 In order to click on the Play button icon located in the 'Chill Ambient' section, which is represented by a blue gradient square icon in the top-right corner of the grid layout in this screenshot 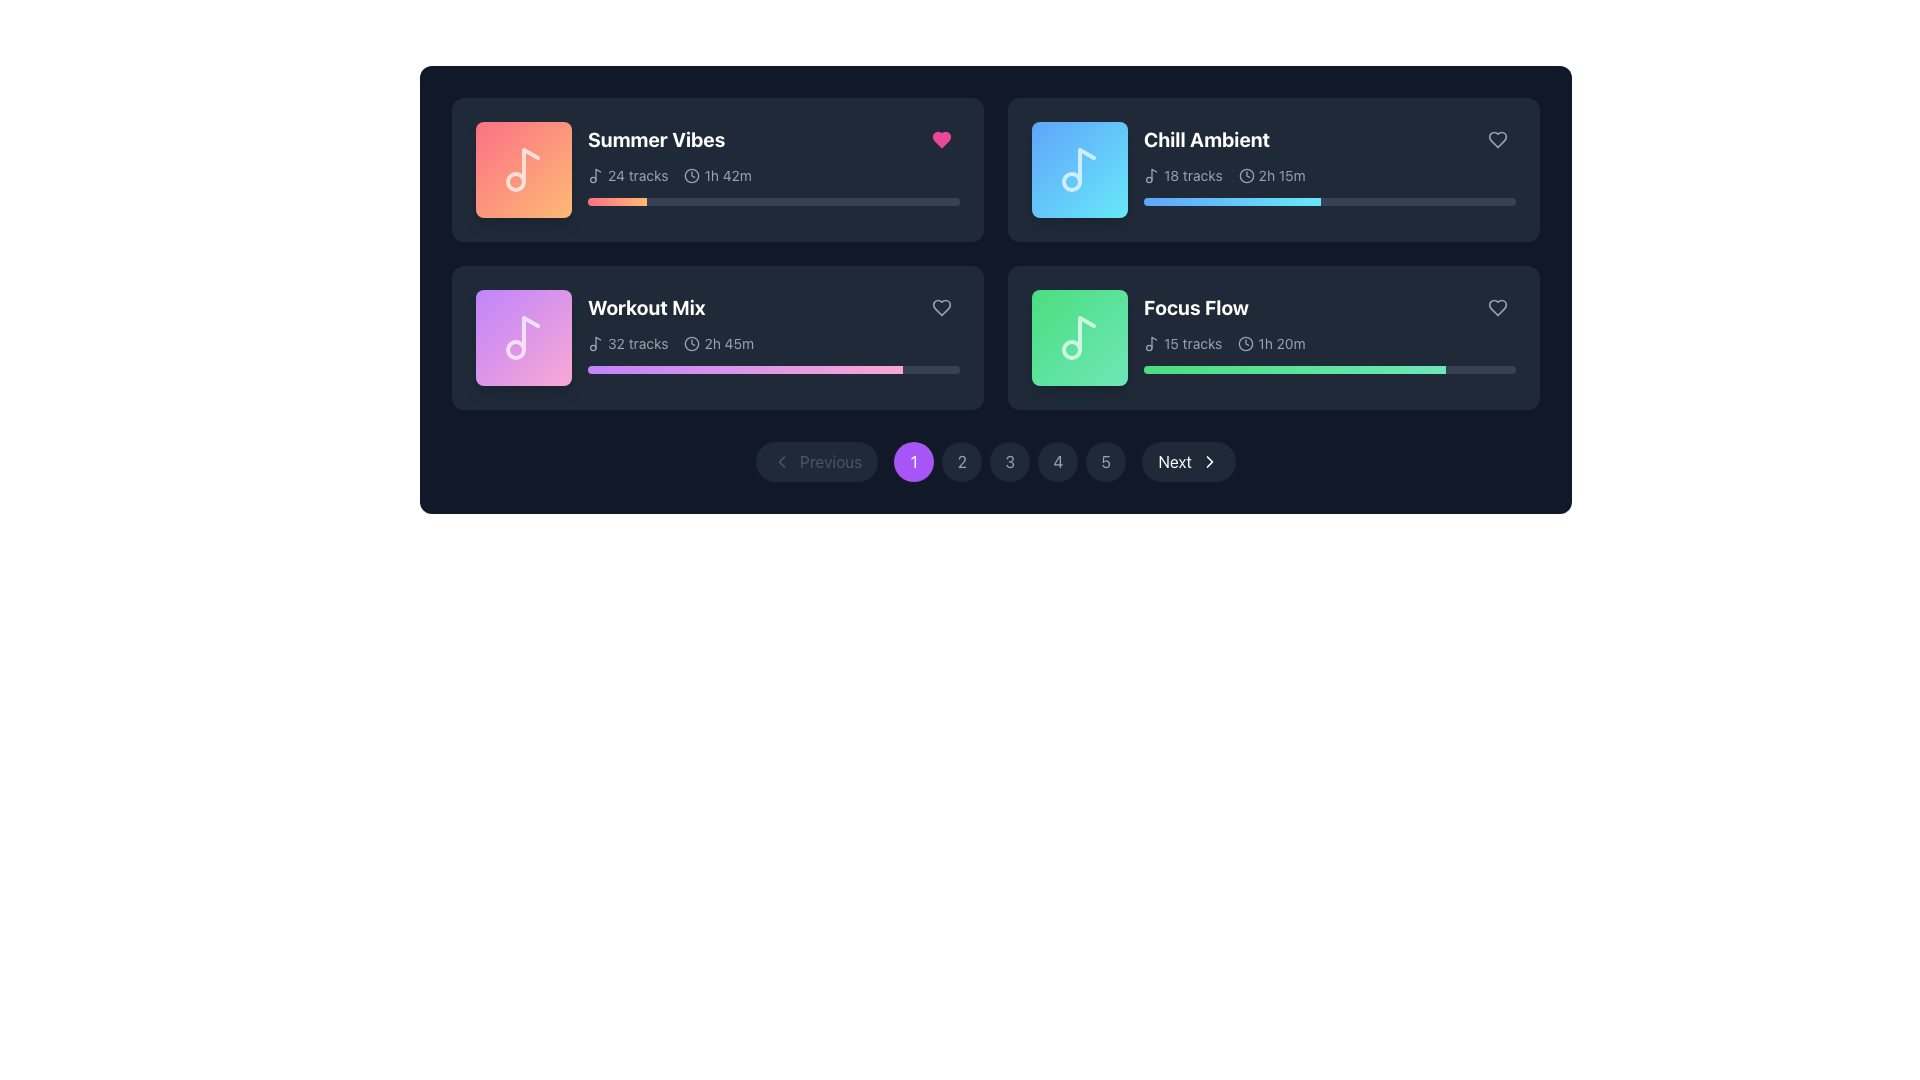, I will do `click(1079, 168)`.